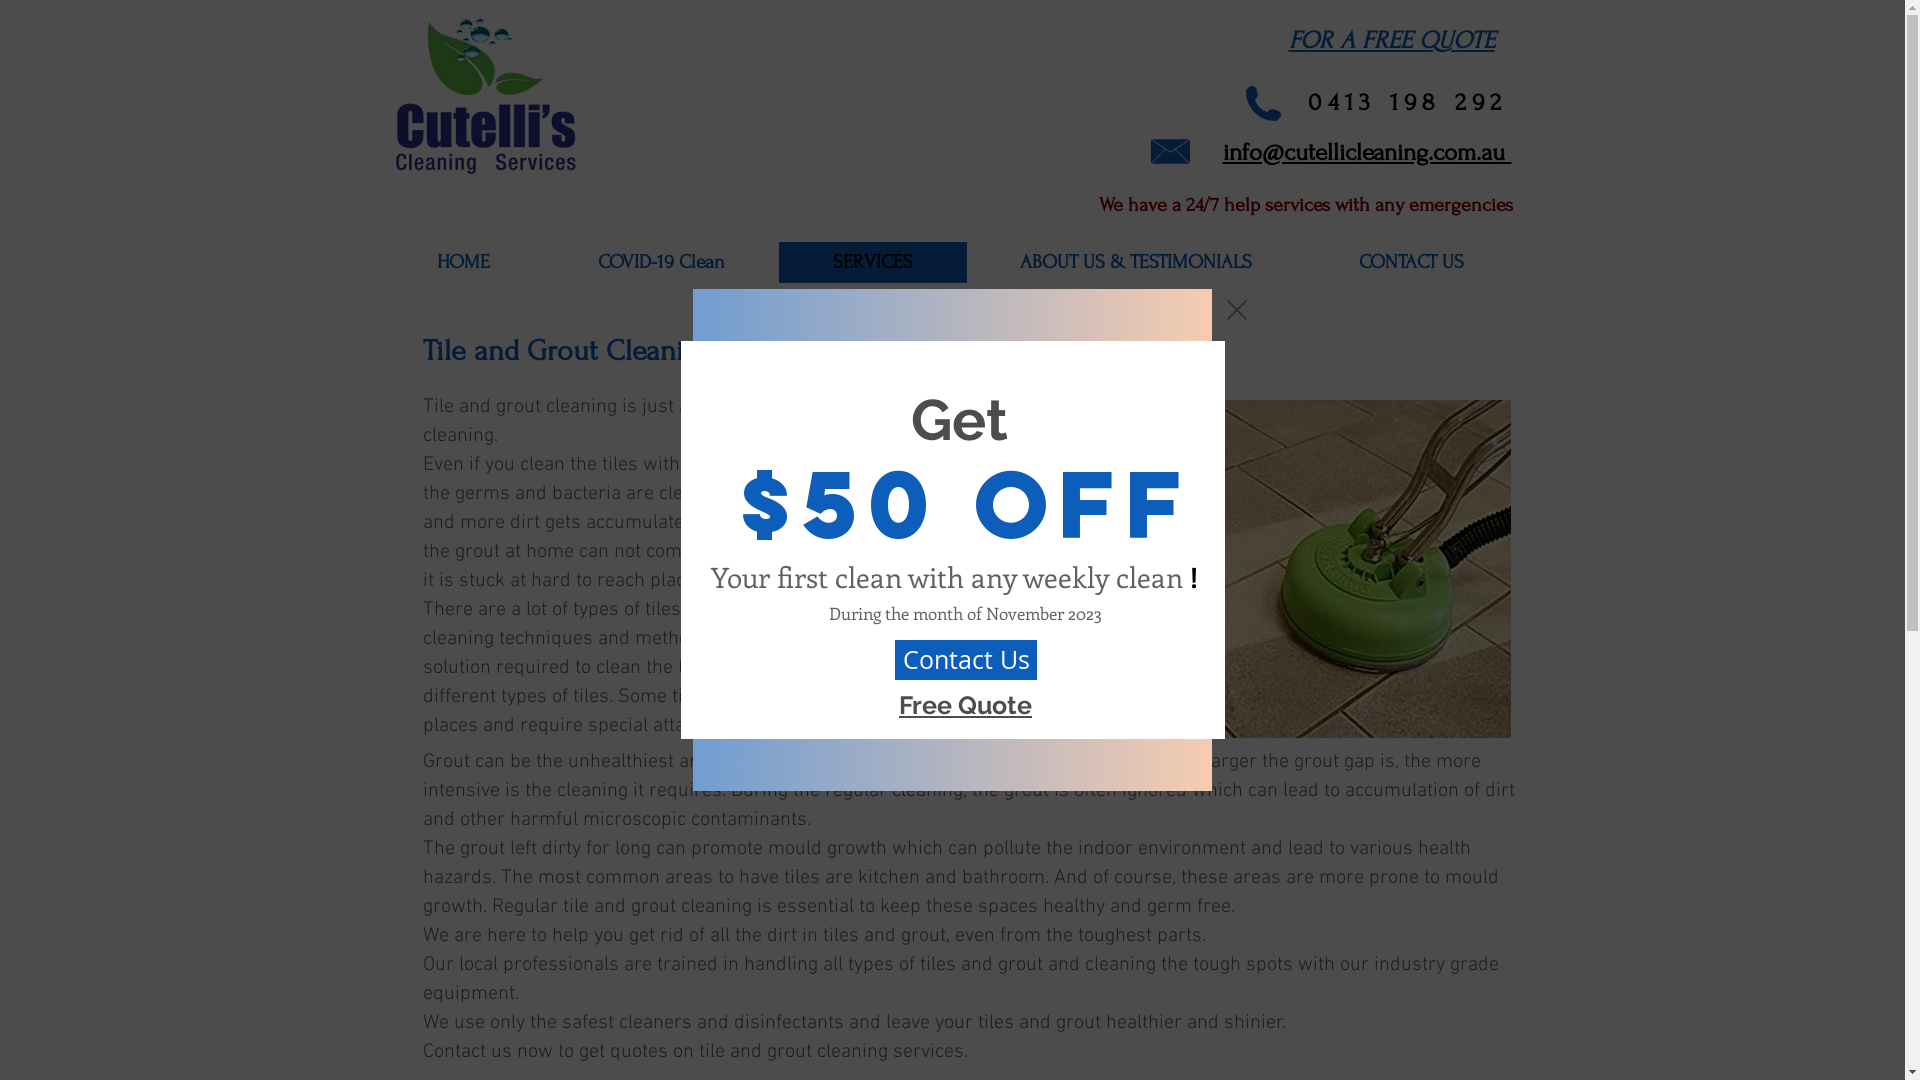  I want to click on 'CONTACT US', so click(1410, 261).